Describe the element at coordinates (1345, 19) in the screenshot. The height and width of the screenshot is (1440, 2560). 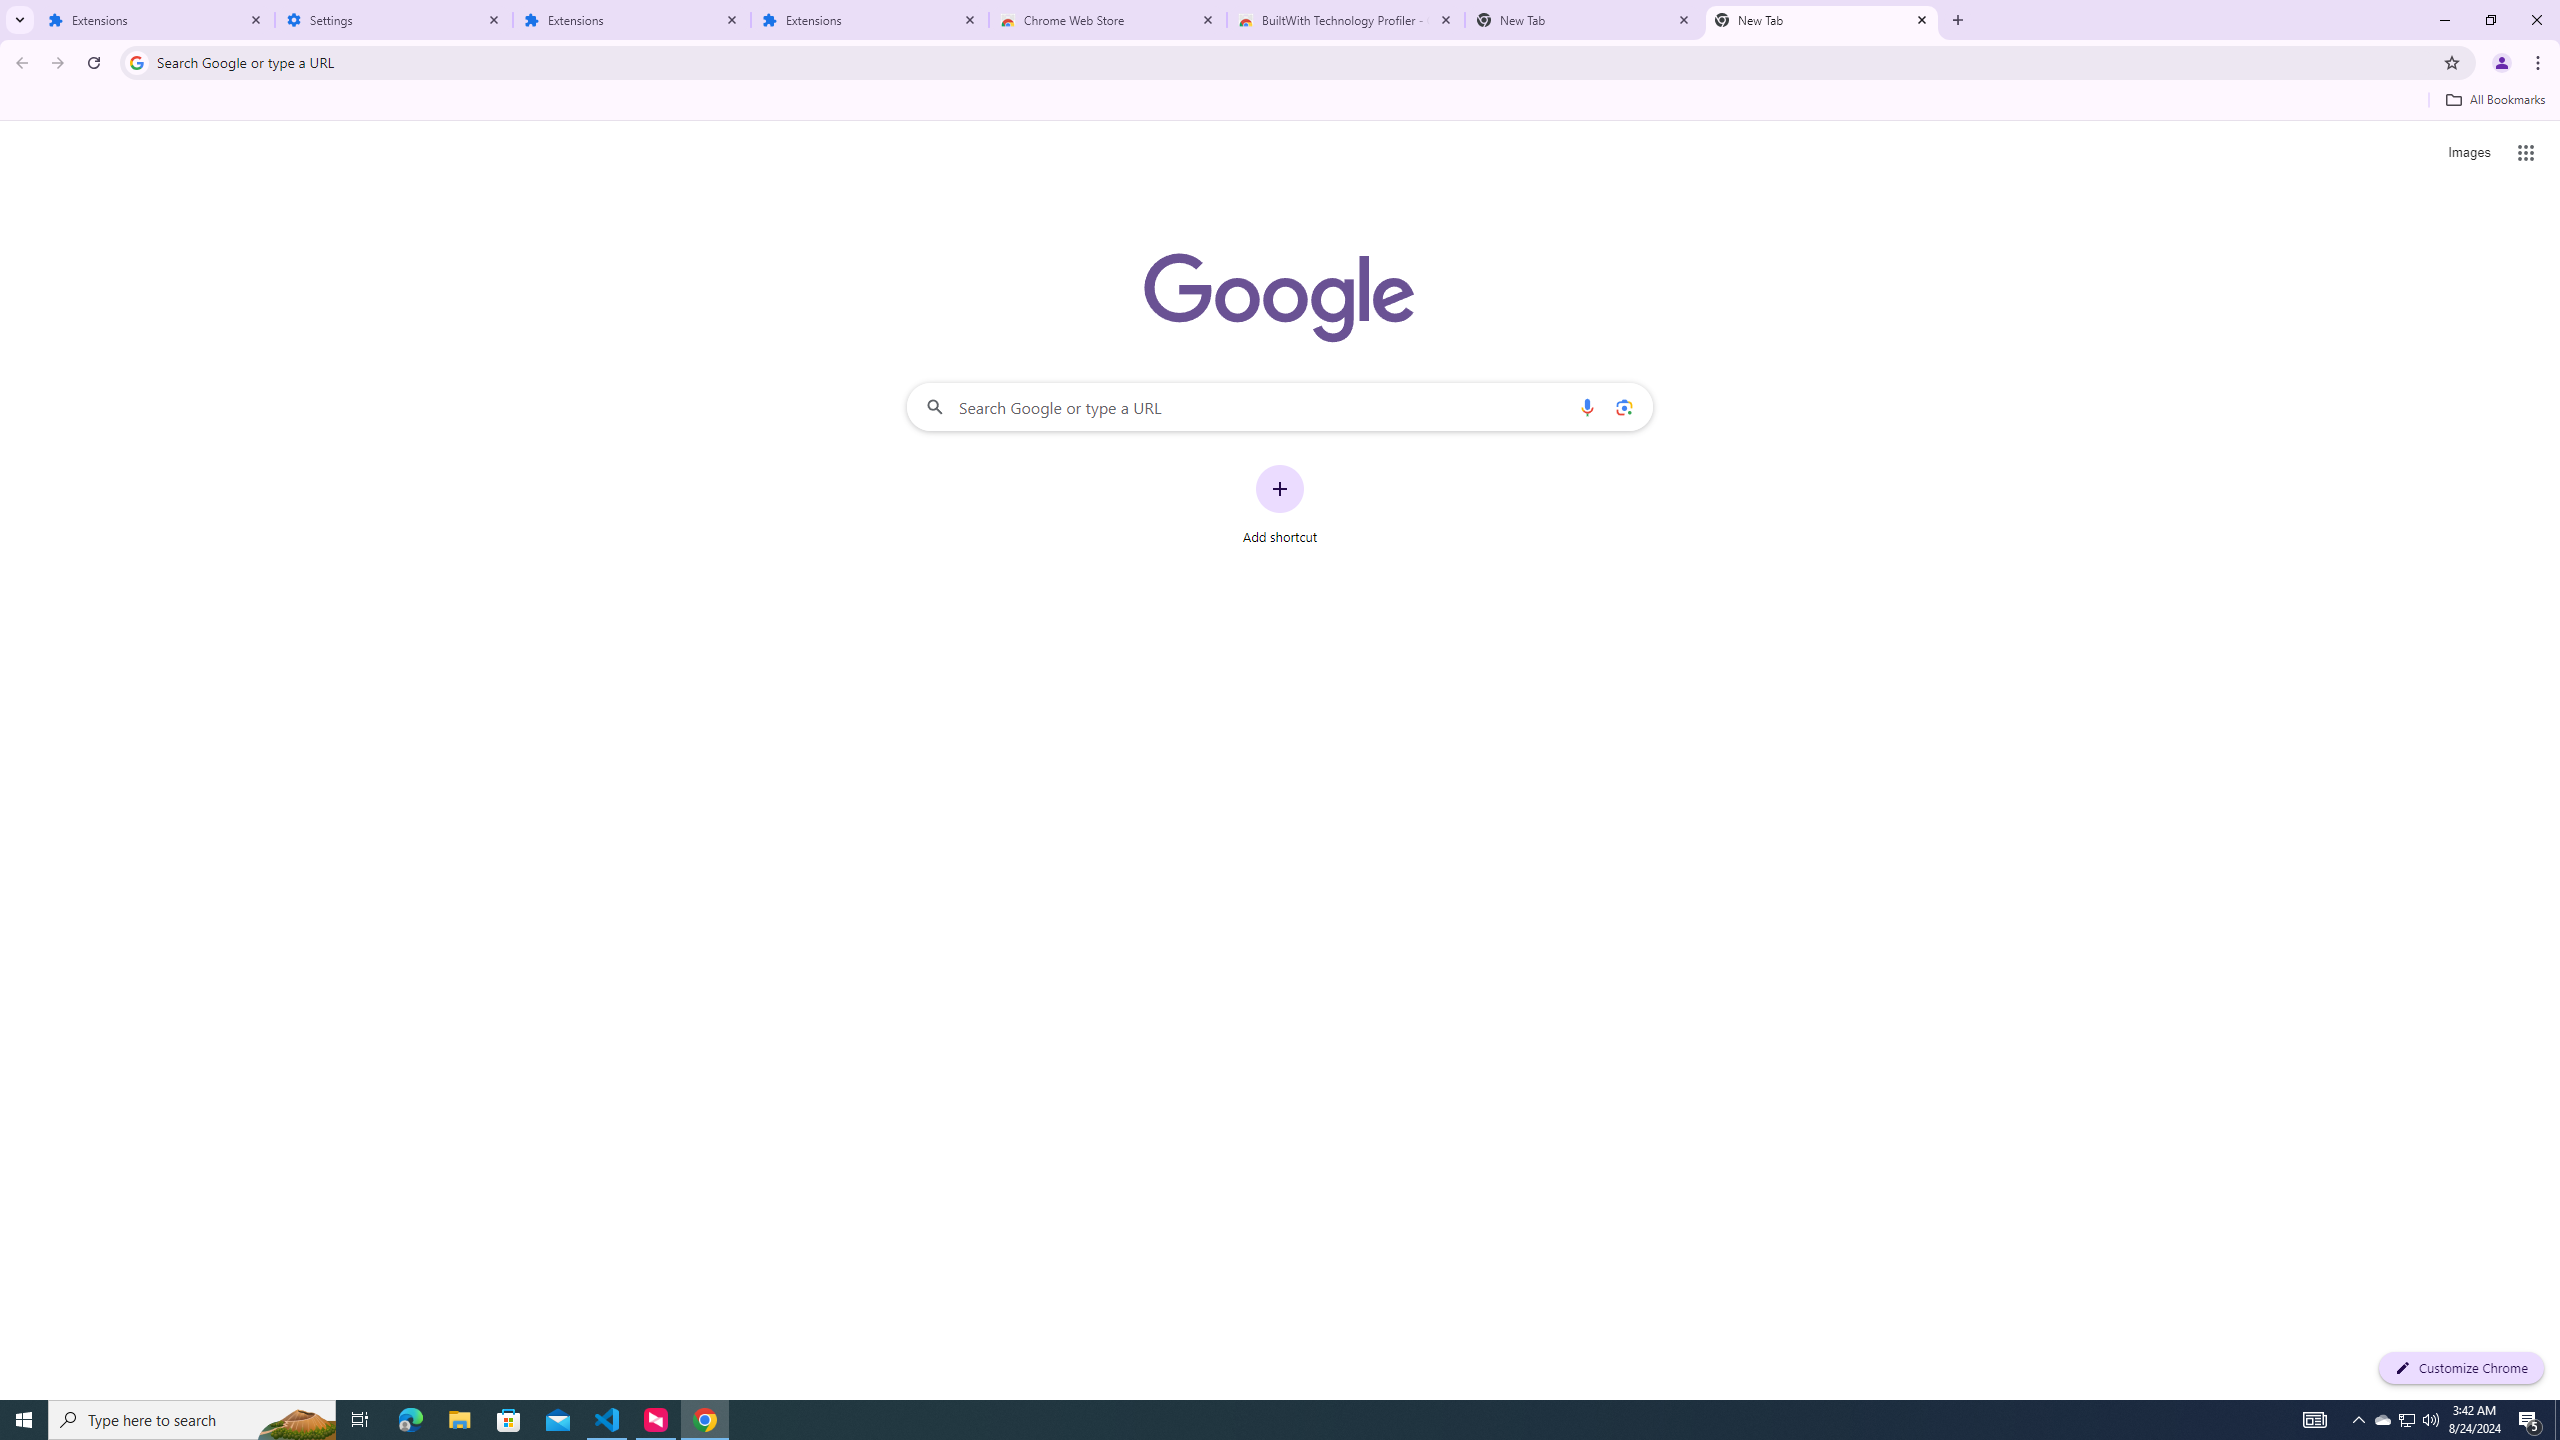
I see `'BuiltWith Technology Profiler - Chrome Web Store'` at that location.